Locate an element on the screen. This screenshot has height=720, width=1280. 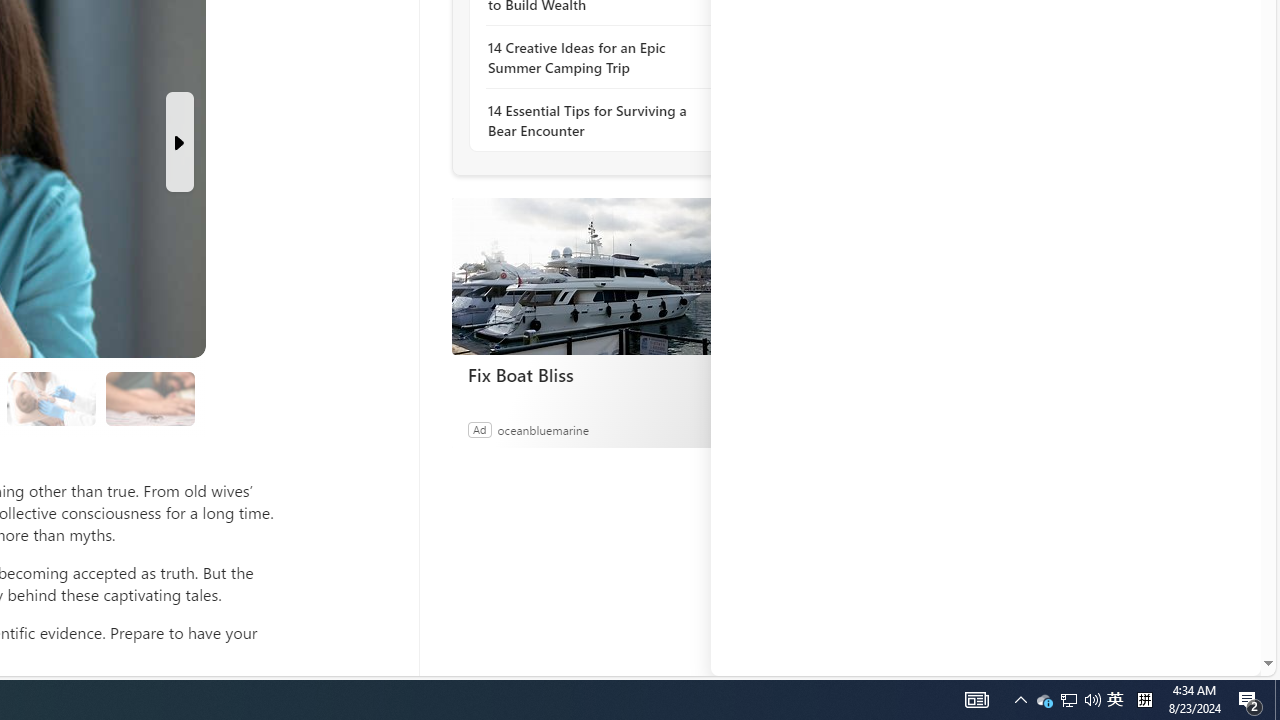
'Fix Boat Bliss' is located at coordinates (600, 276).